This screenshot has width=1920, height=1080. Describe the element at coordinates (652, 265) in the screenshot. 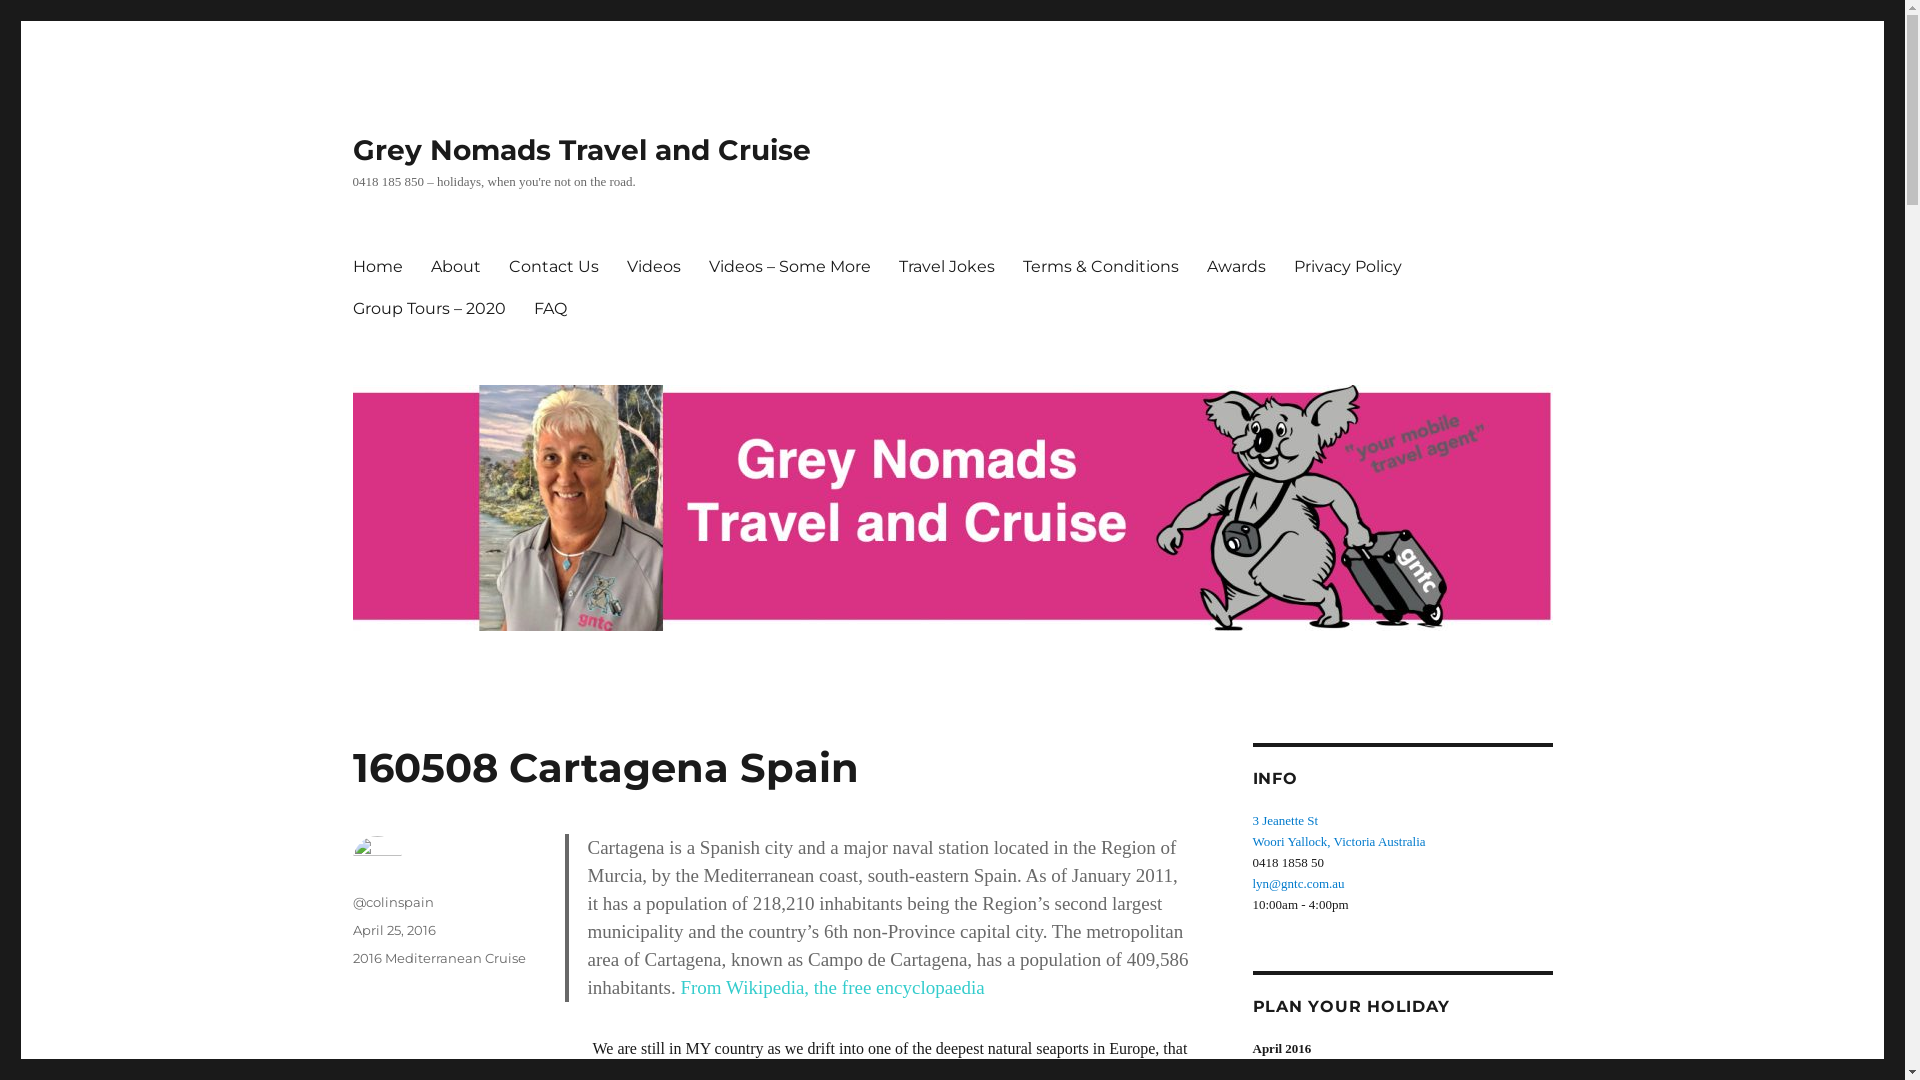

I see `'Videos'` at that location.